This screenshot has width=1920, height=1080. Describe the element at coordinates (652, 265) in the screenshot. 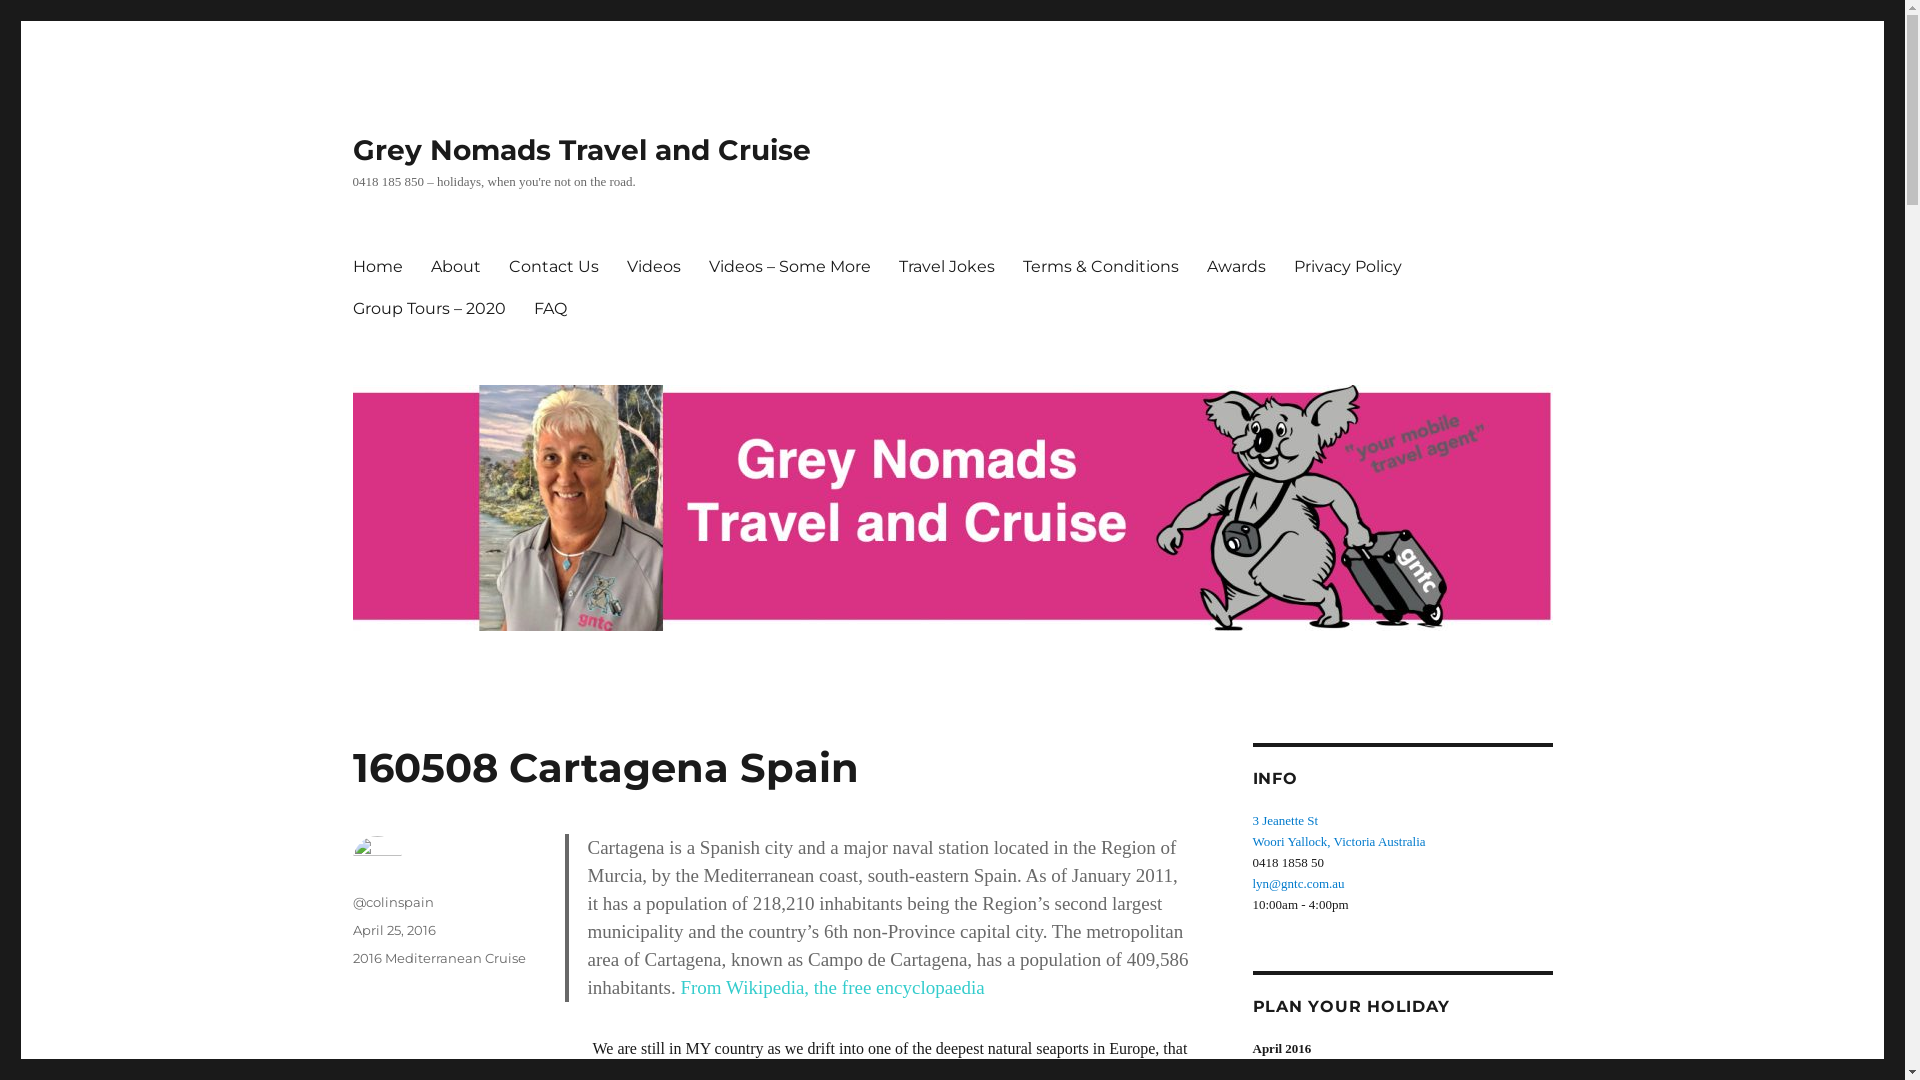

I see `'Videos'` at that location.